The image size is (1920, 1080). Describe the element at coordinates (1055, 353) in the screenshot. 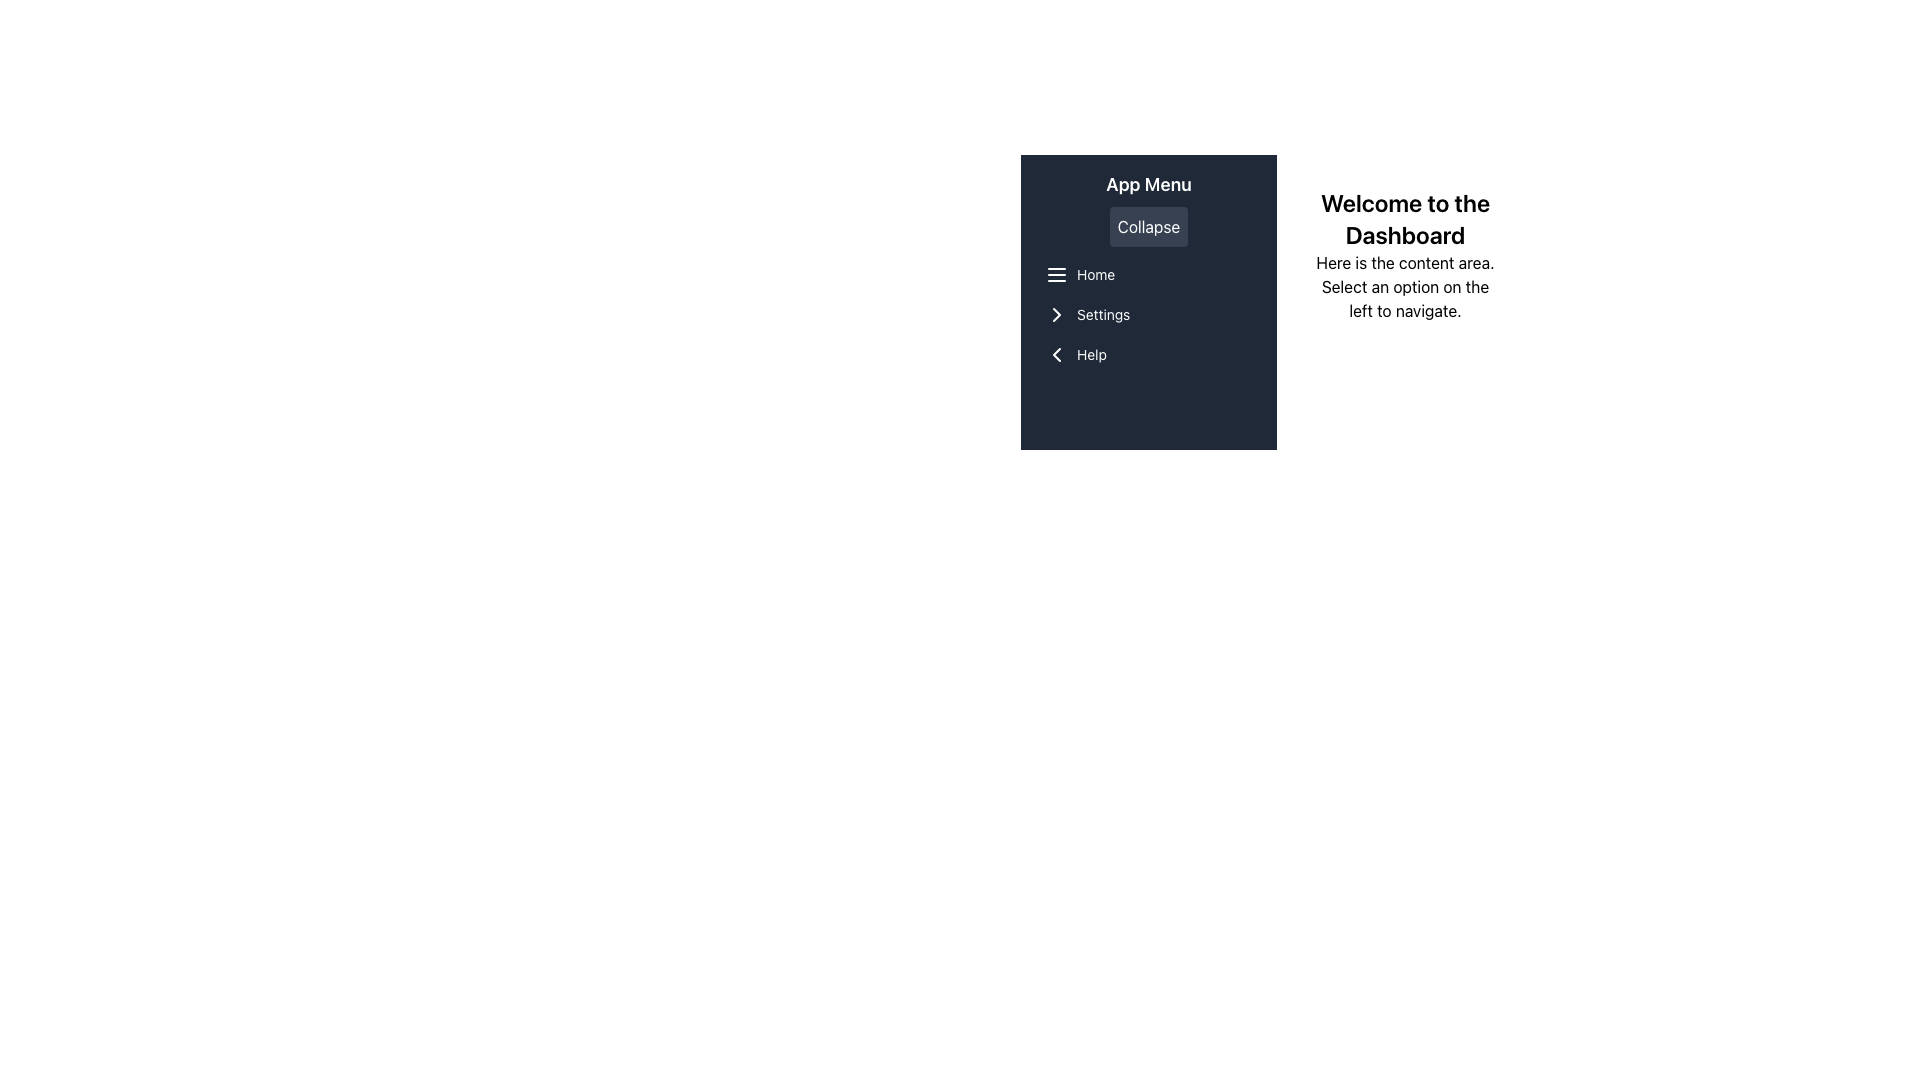

I see `the left-facing chevron icon inside the dark rectangular 'Help' button` at that location.